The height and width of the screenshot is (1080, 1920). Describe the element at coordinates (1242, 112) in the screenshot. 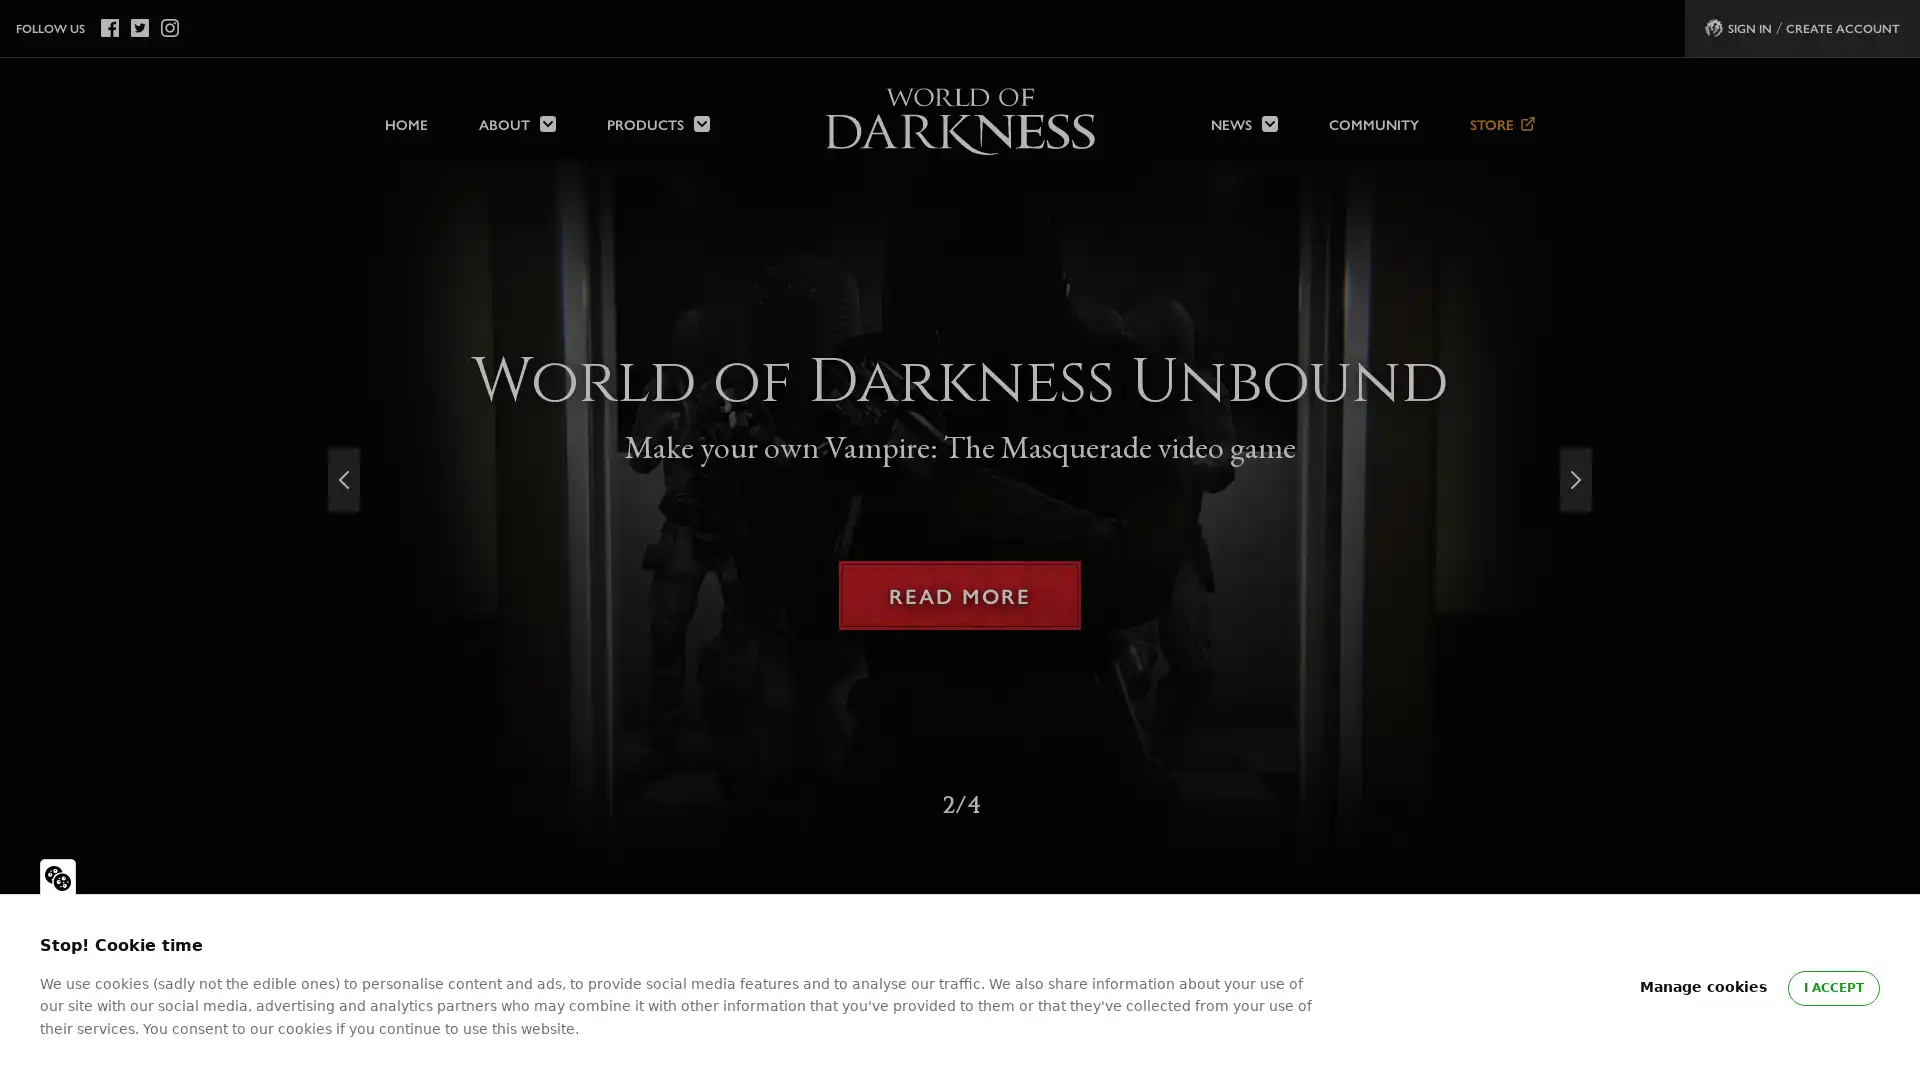

I see `NEWS` at that location.